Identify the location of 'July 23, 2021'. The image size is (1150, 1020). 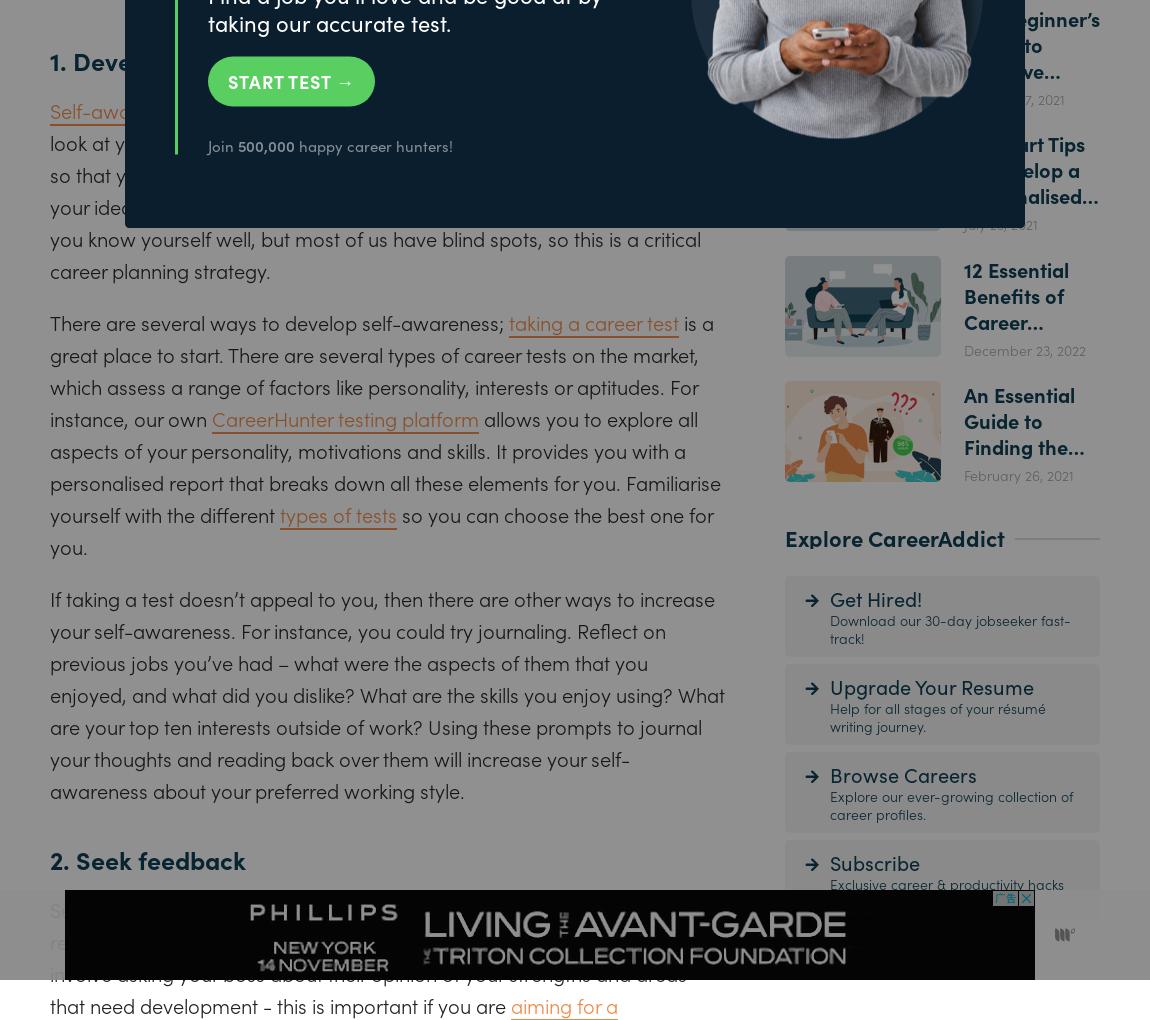
(1000, 223).